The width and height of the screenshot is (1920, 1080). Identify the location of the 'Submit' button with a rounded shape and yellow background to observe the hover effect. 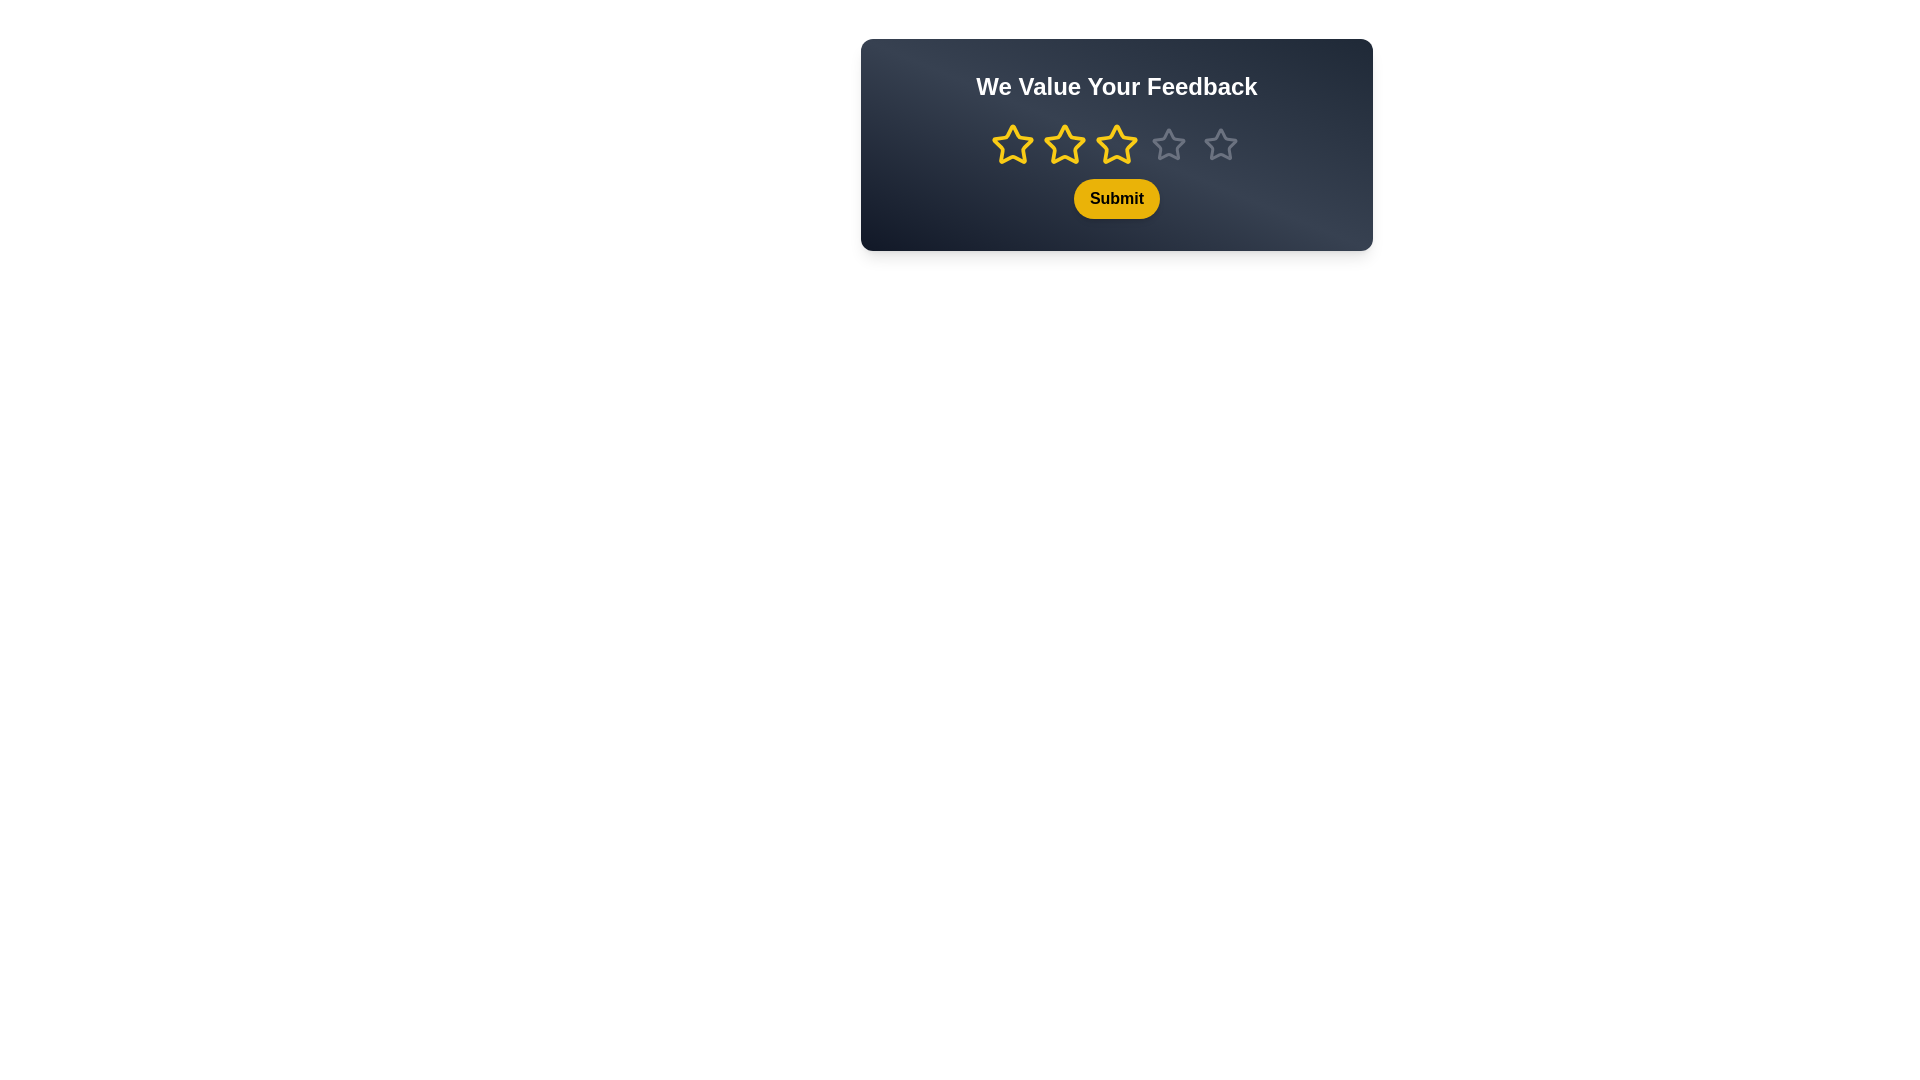
(1116, 172).